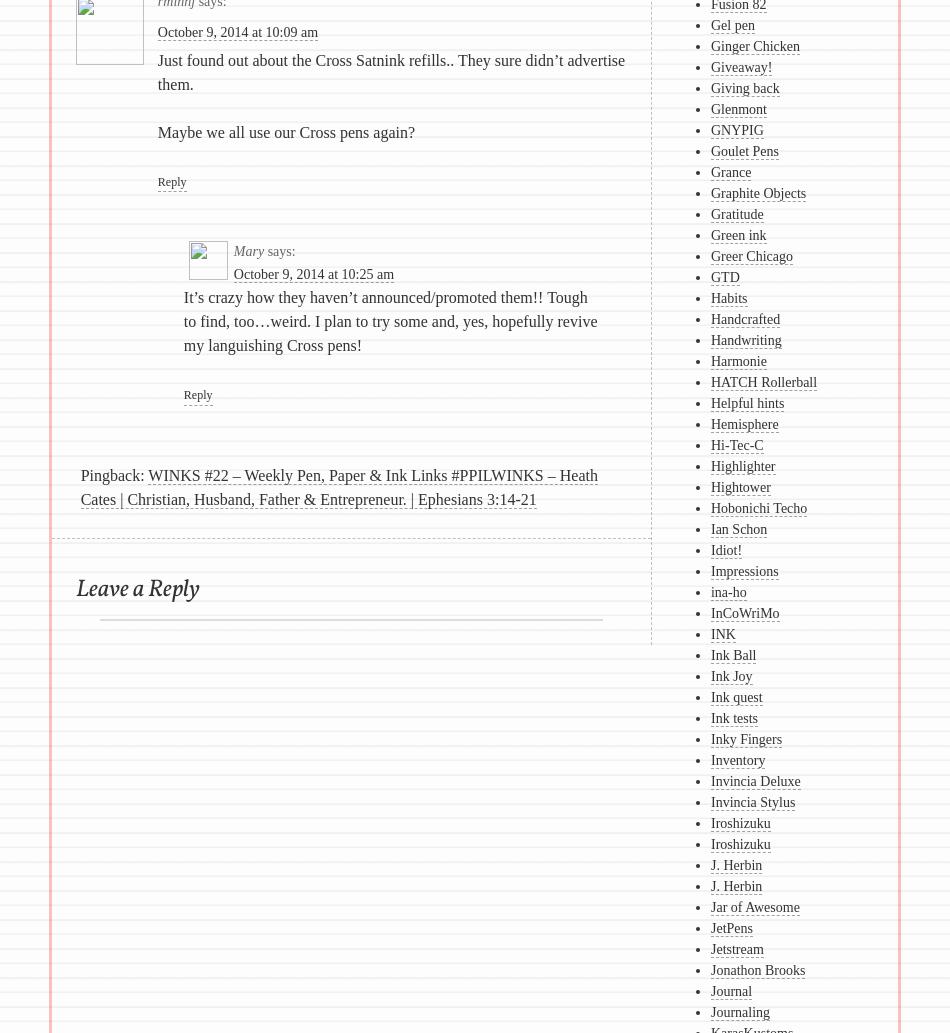 Image resolution: width=950 pixels, height=1033 pixels. I want to click on 'Invincia Stylus', so click(751, 802).